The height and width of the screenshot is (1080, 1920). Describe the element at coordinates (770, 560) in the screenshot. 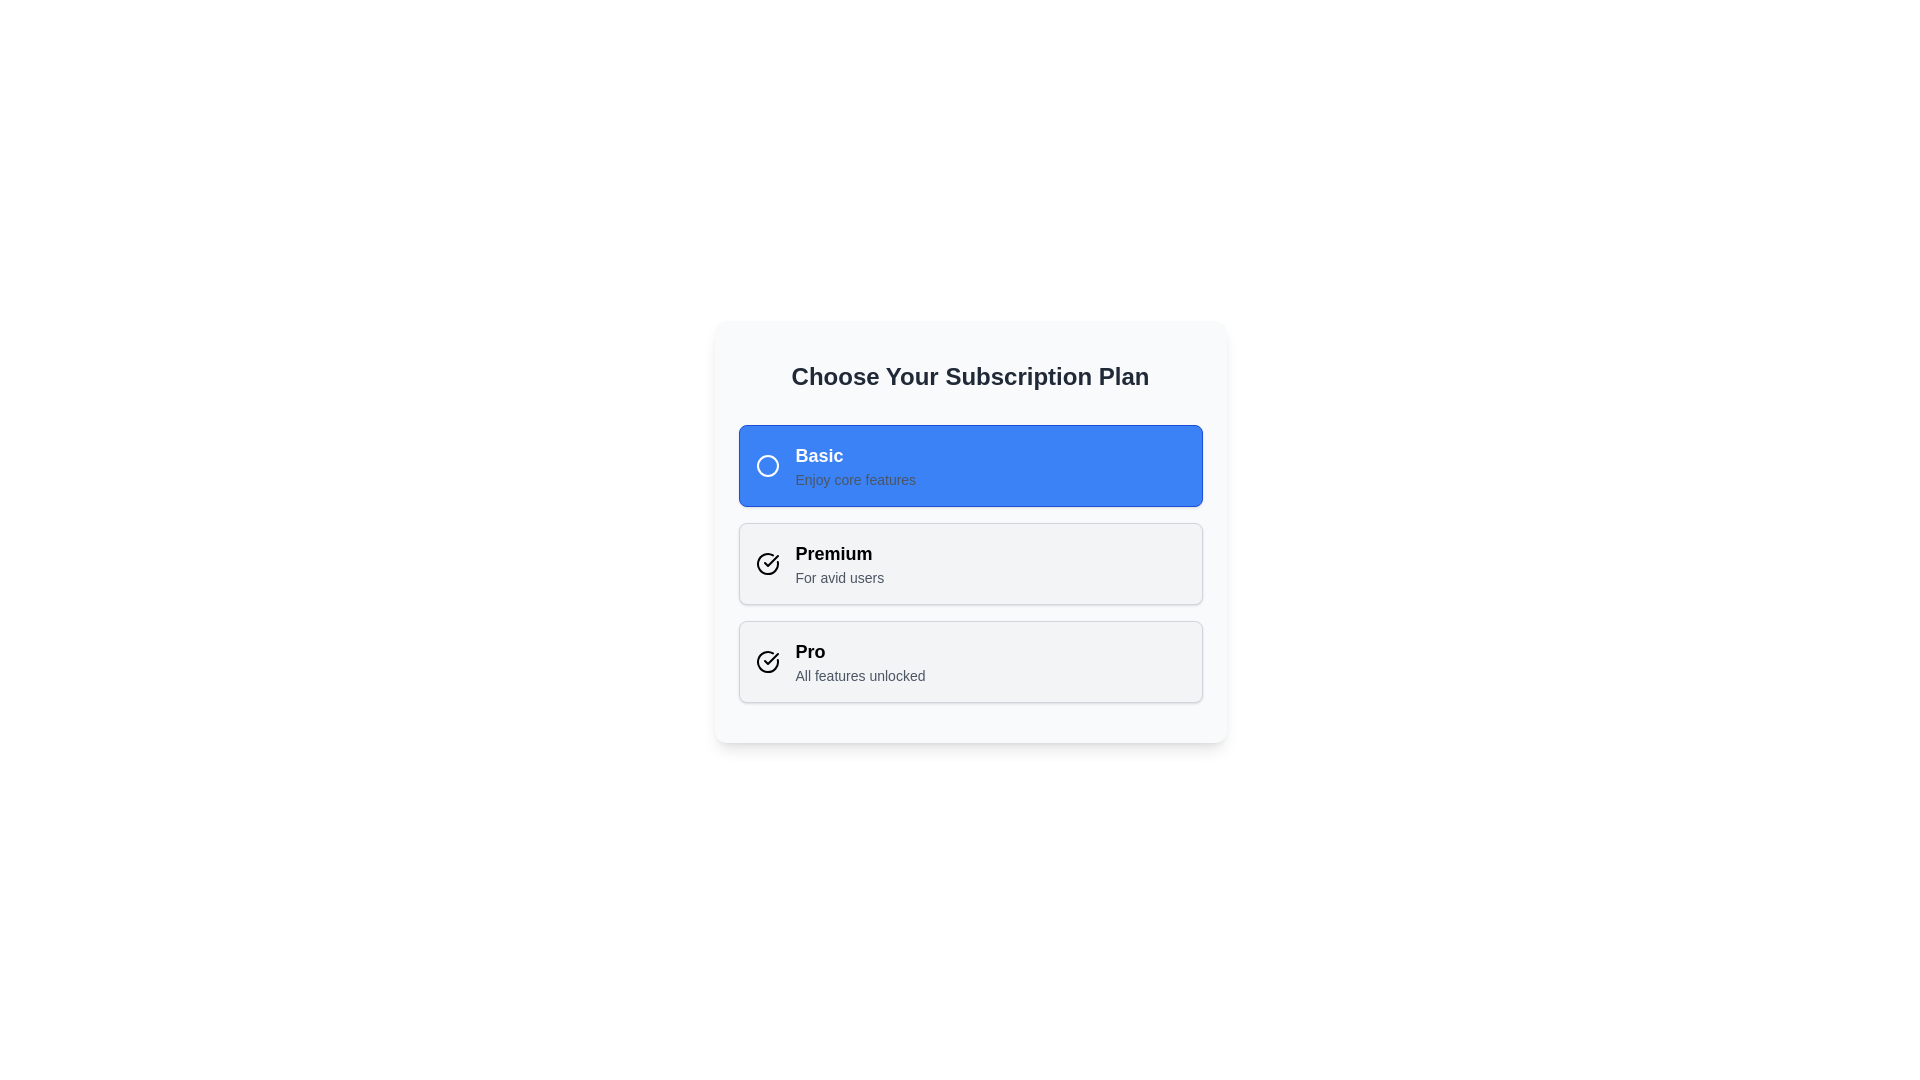

I see `the status indicator icon for the 'Pro' subscription plan located in the third subscription option row` at that location.